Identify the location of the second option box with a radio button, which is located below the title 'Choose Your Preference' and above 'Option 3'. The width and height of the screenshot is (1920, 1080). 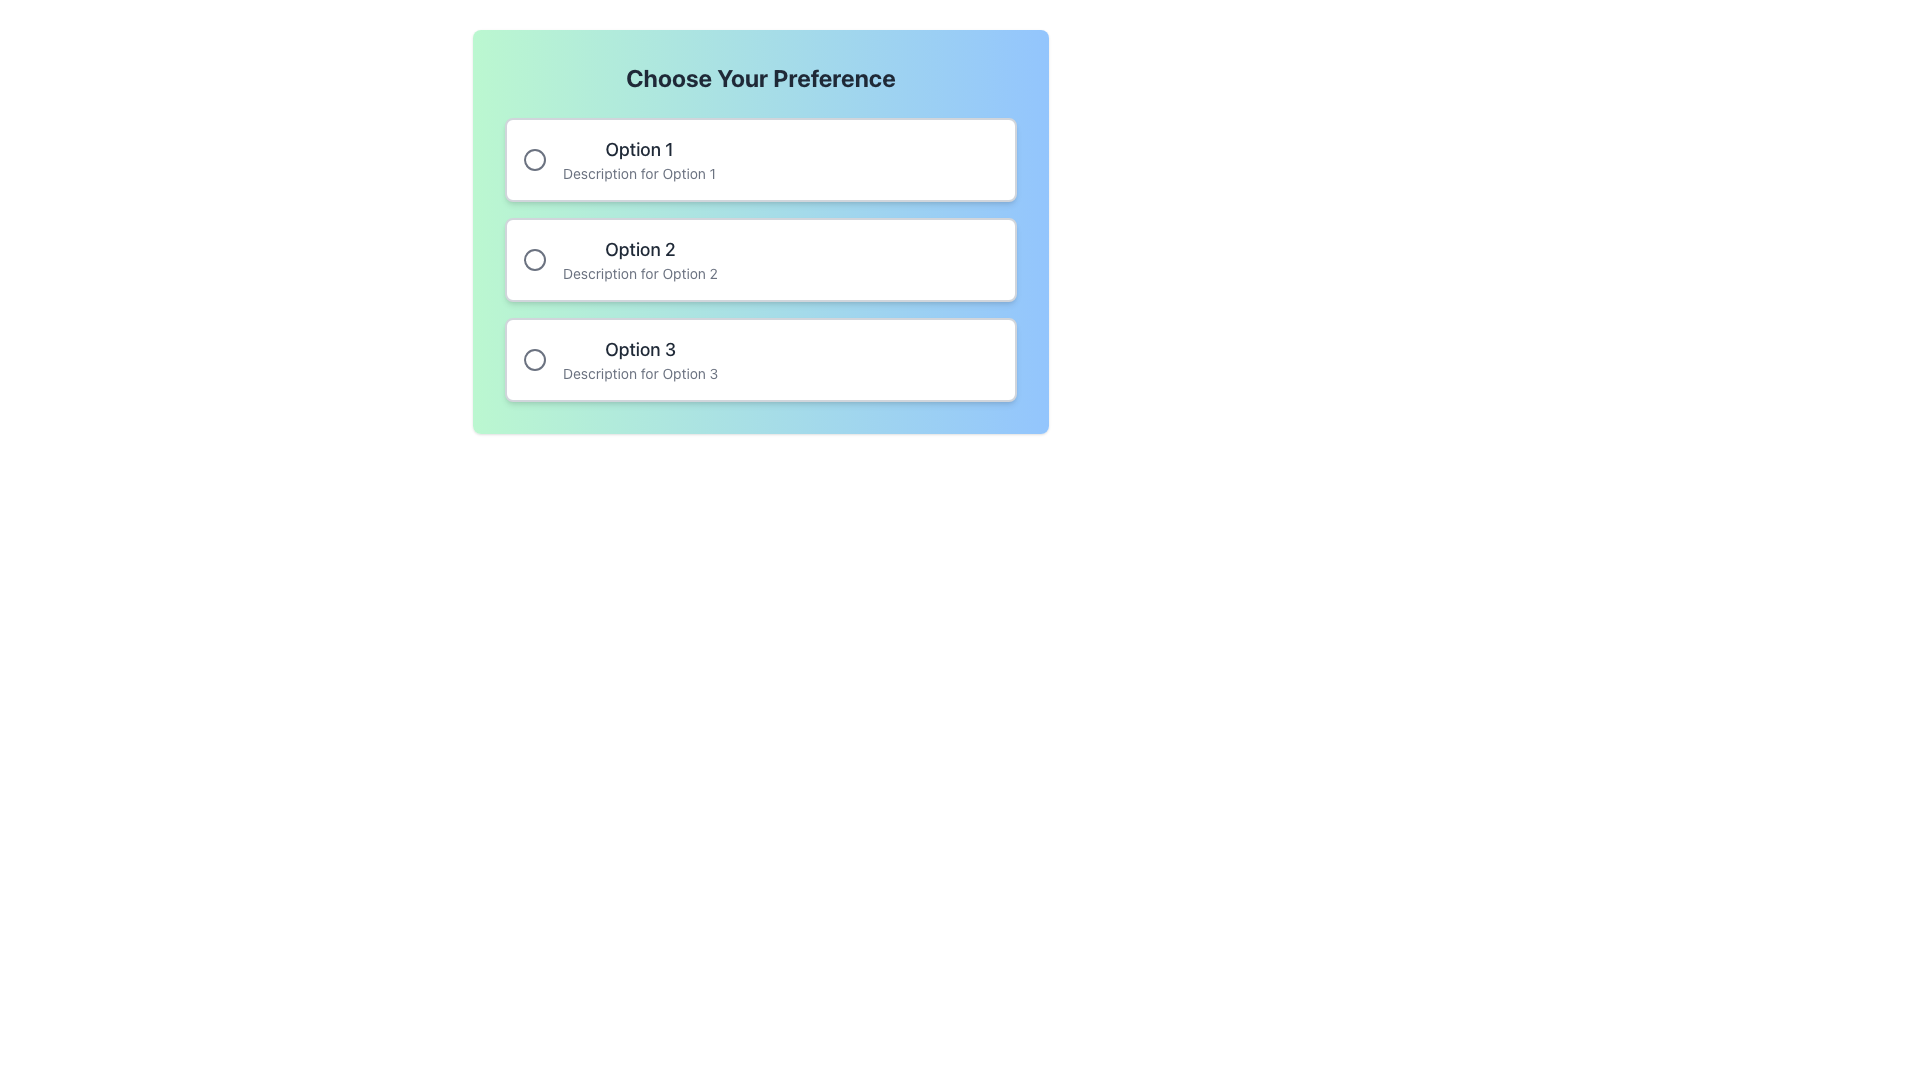
(760, 258).